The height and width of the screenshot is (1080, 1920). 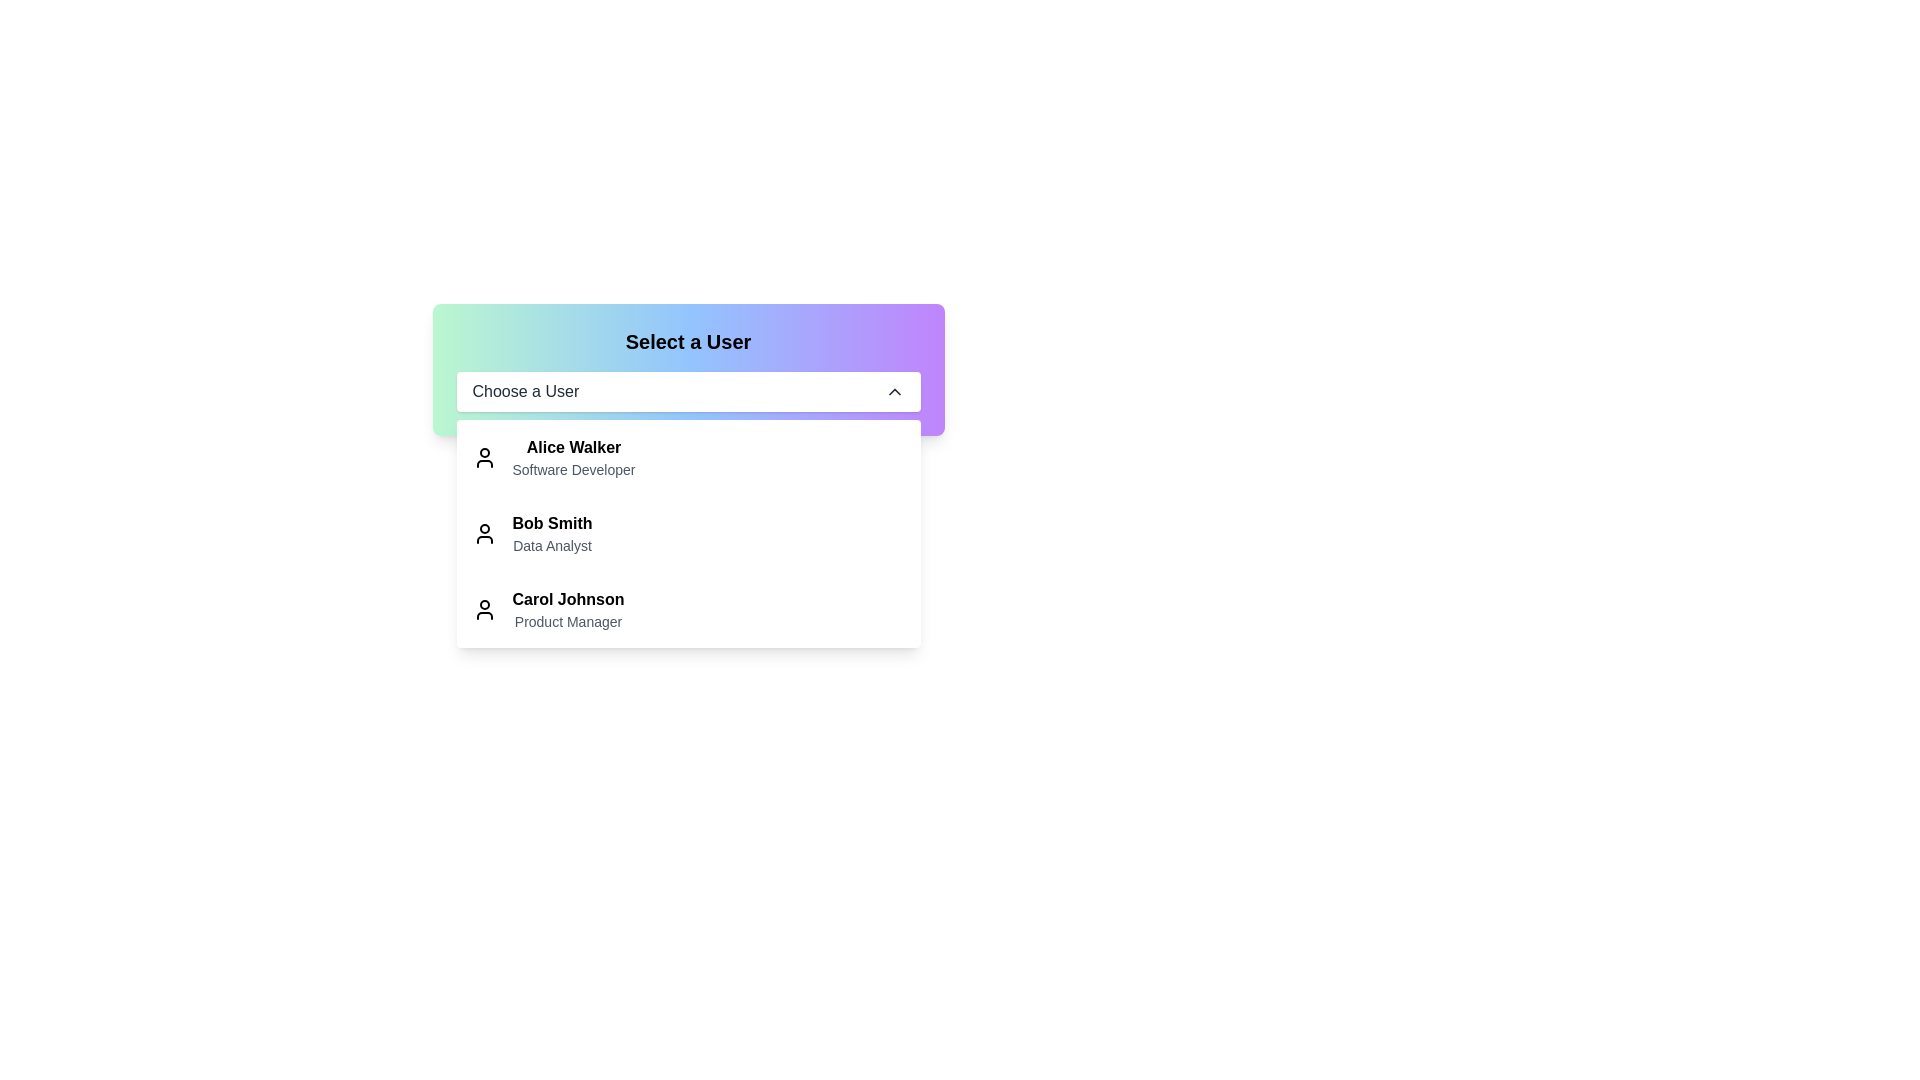 What do you see at coordinates (688, 608) in the screenshot?
I see `the list item 'Carol Johnson' within the dropdown menu` at bounding box center [688, 608].